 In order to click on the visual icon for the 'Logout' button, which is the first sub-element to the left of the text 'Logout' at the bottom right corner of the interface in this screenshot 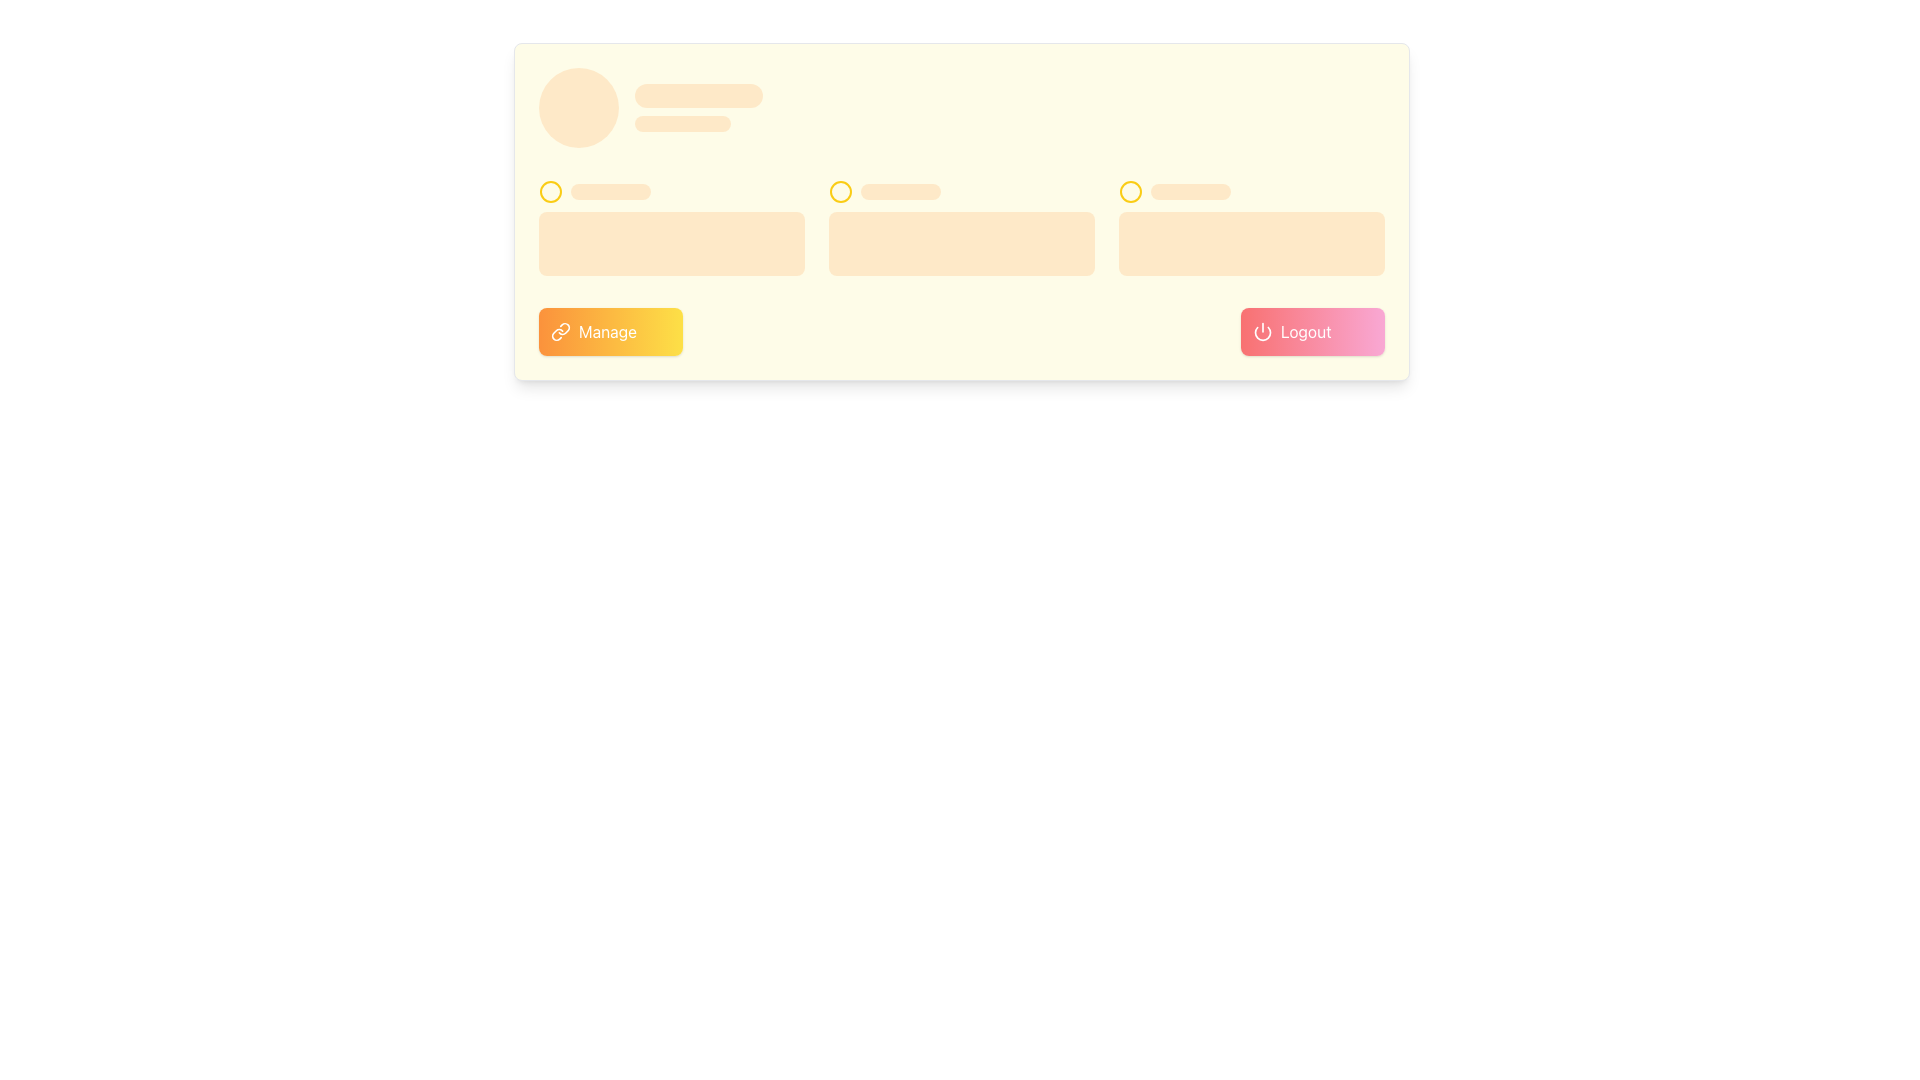, I will do `click(1261, 330)`.